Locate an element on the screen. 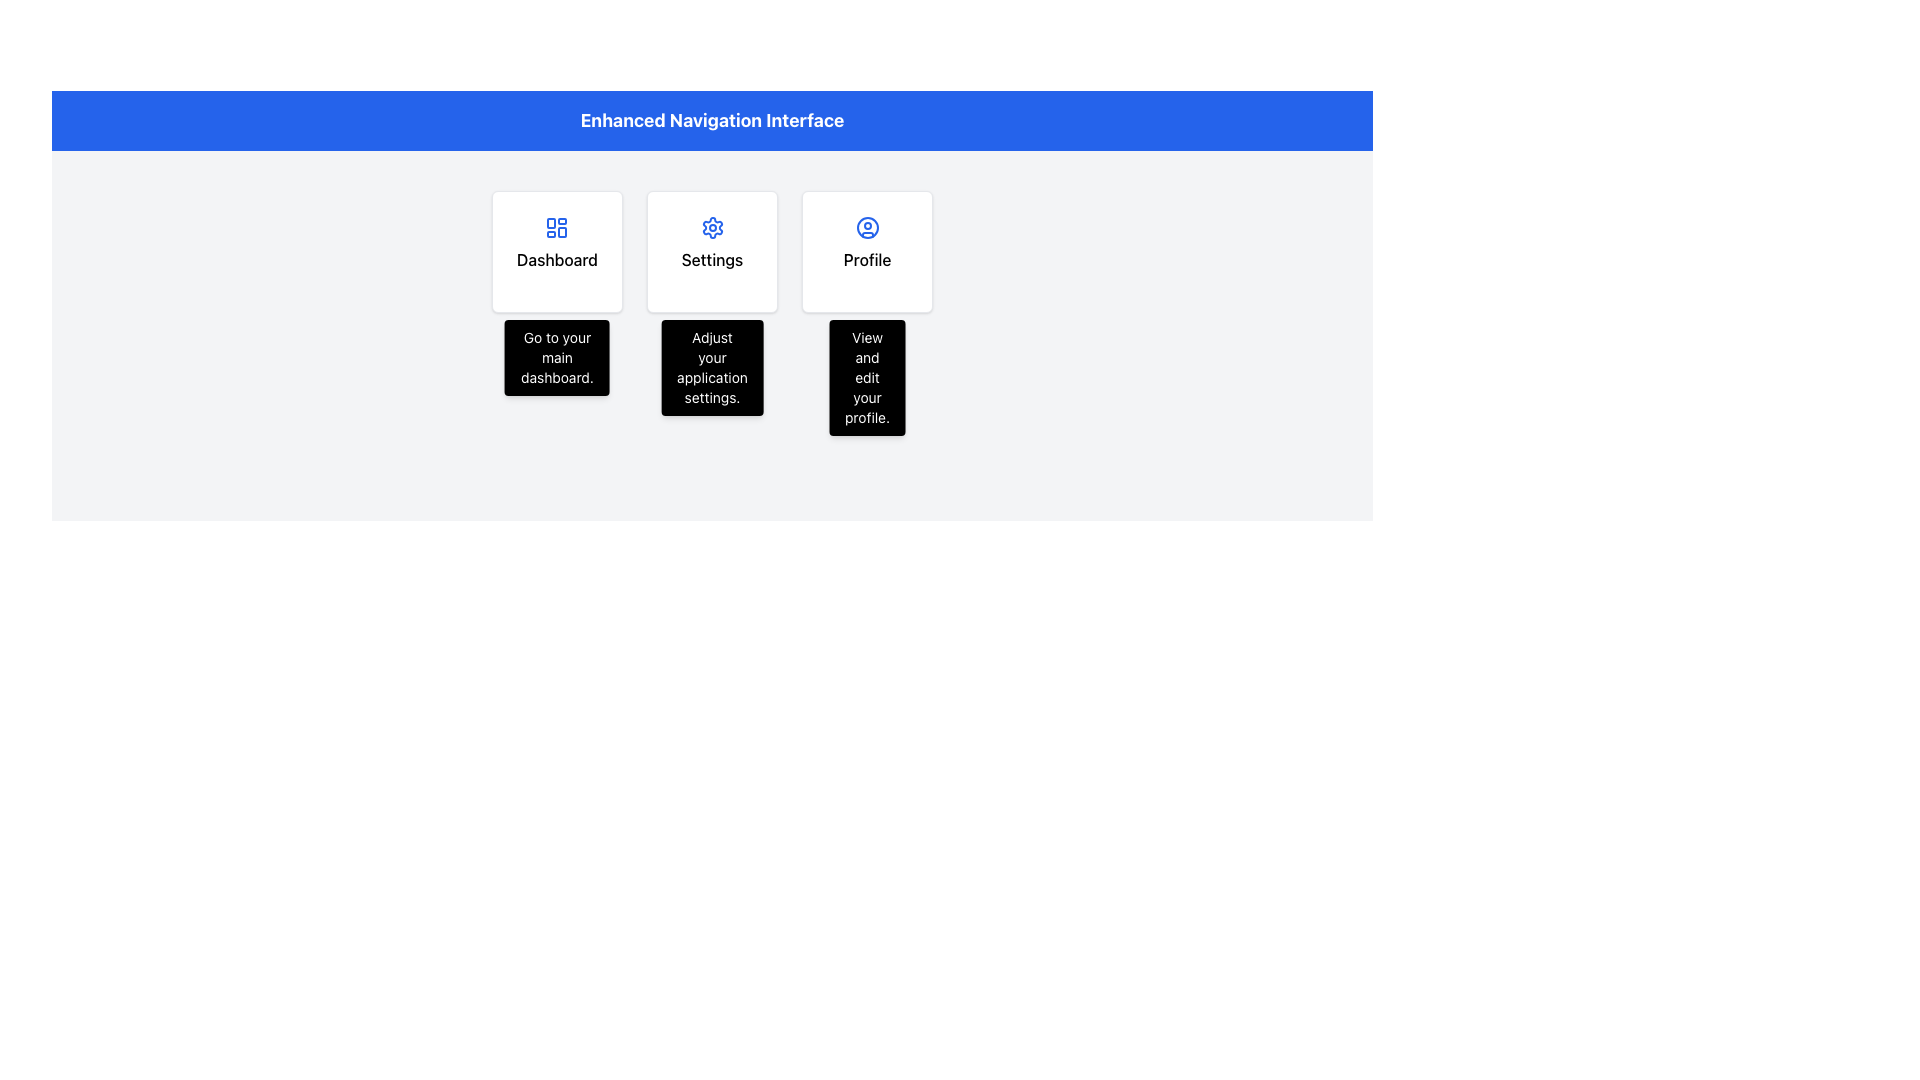 This screenshot has height=1080, width=1920. the blue grid icon located at the top center of the 'Dashboard' card UI component is located at coordinates (557, 226).